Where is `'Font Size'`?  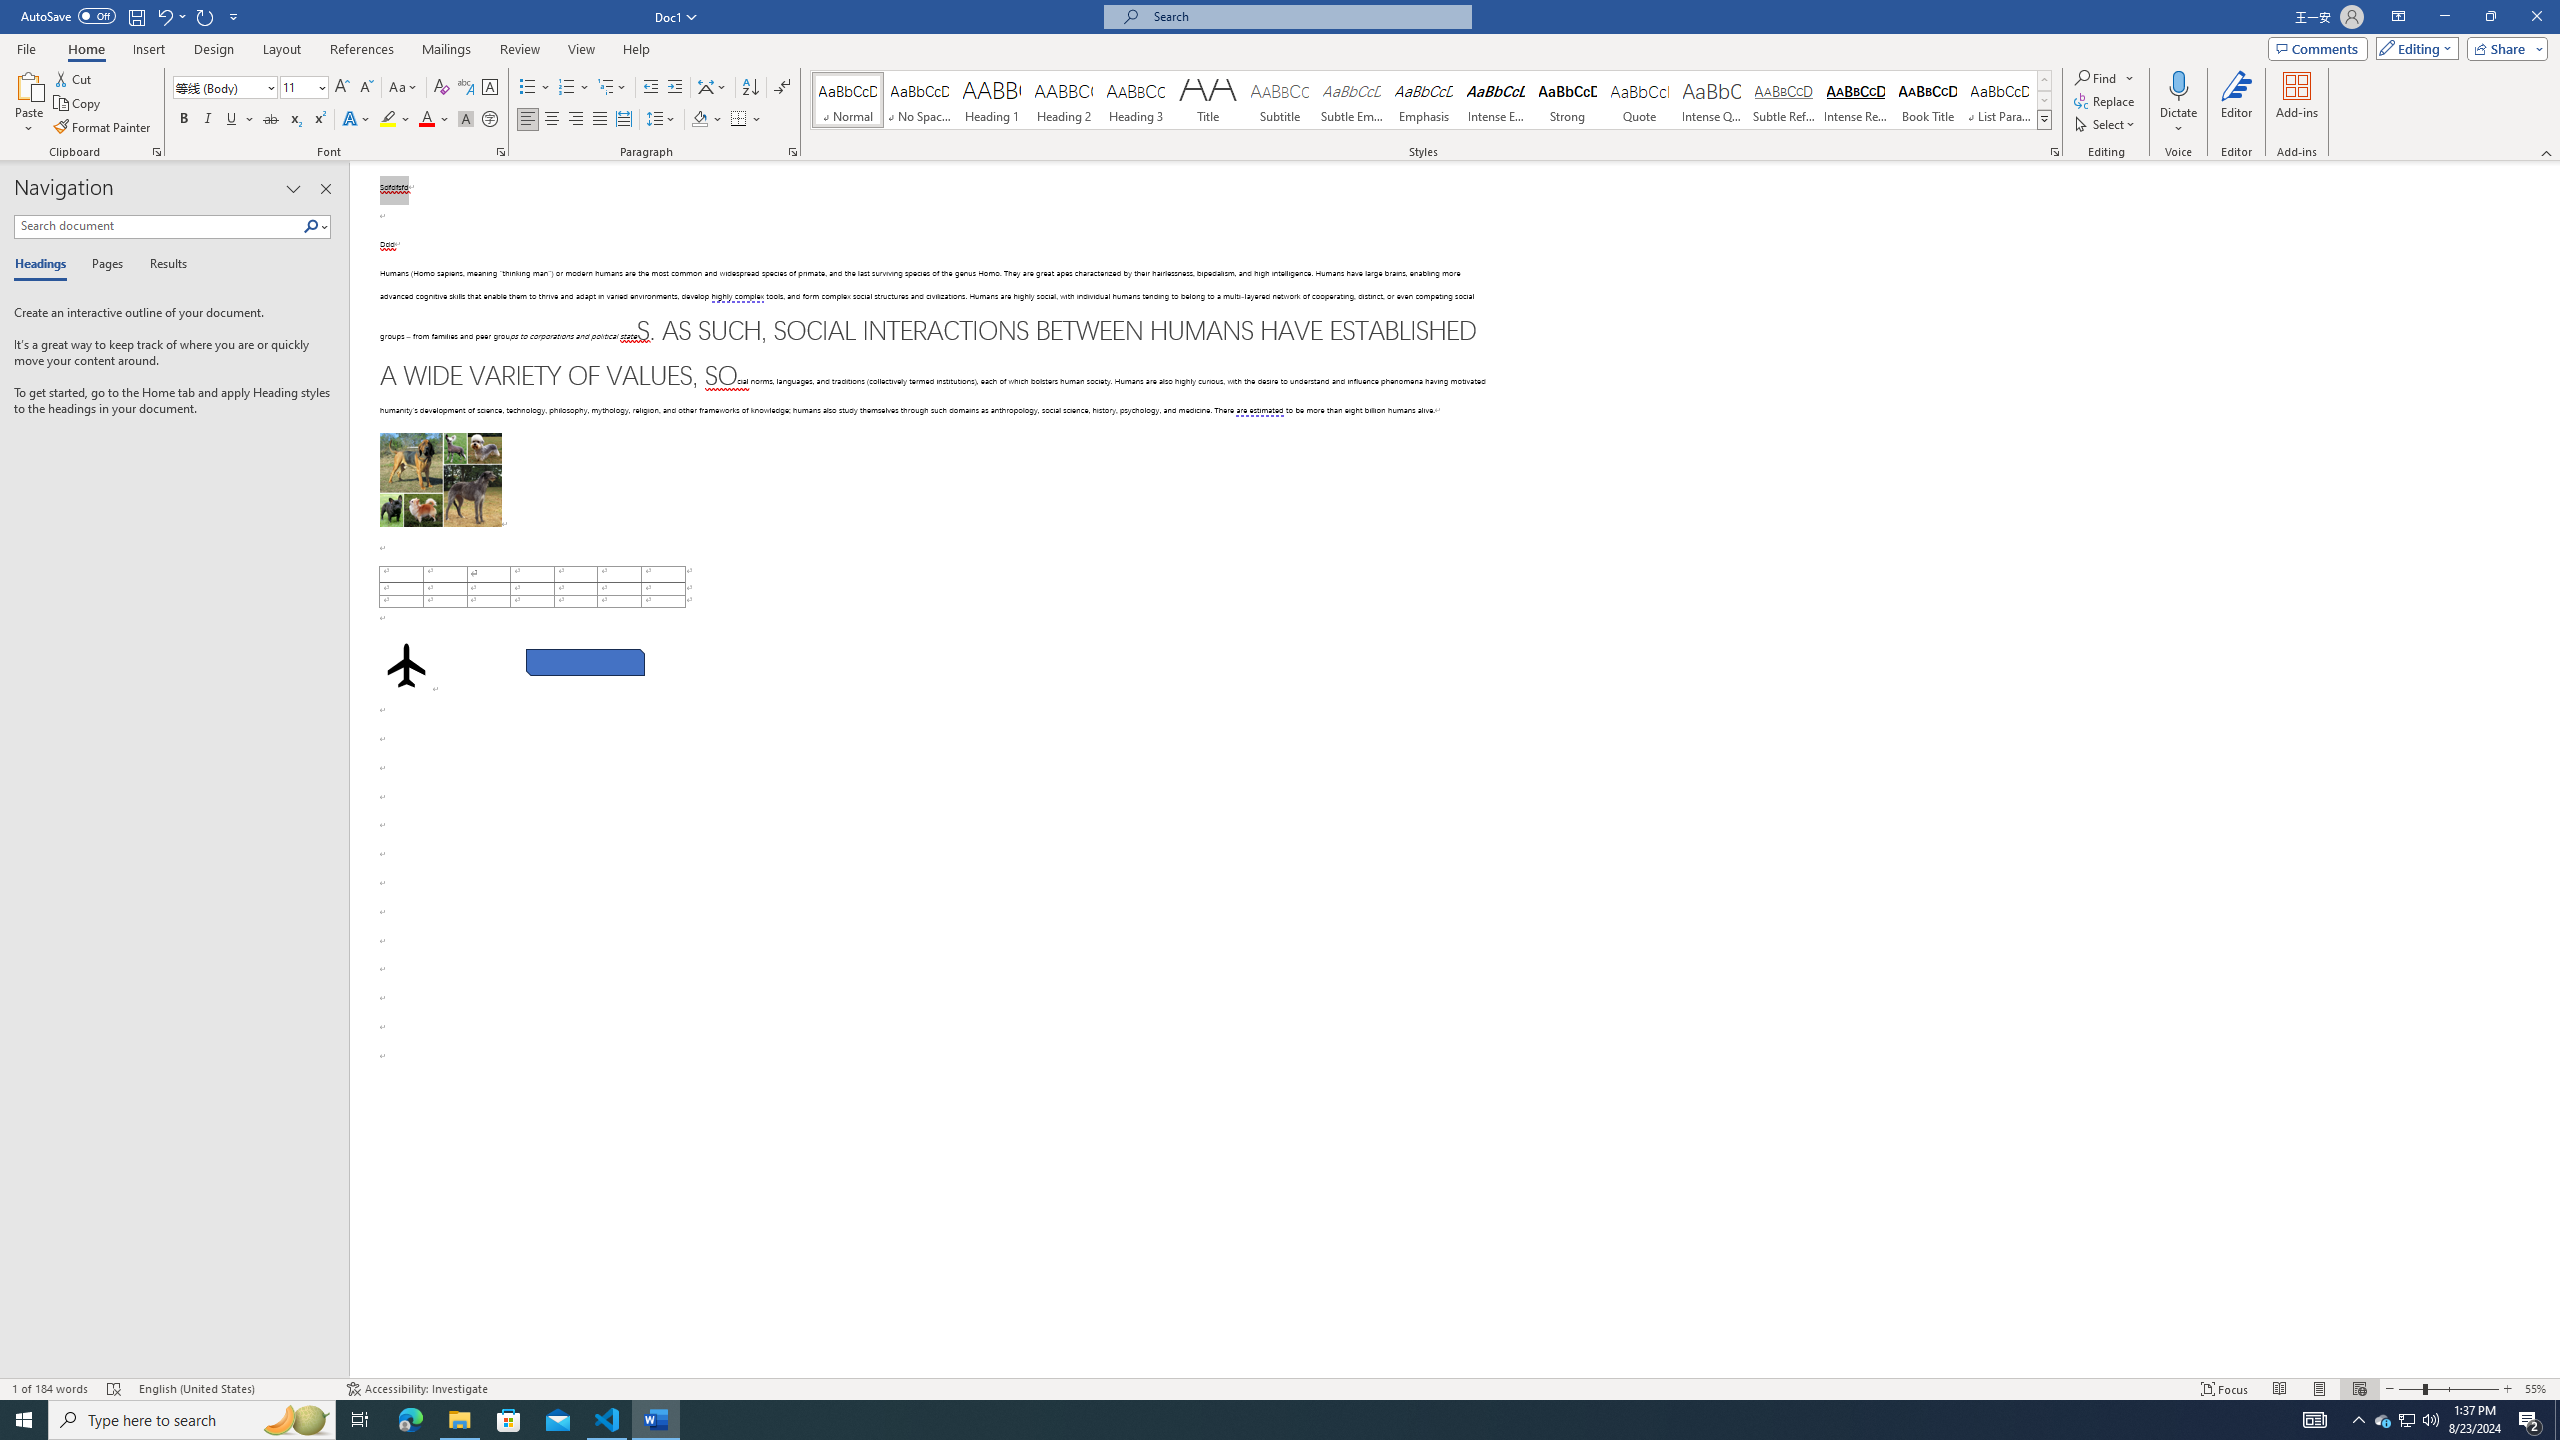 'Font Size' is located at coordinates (297, 87).